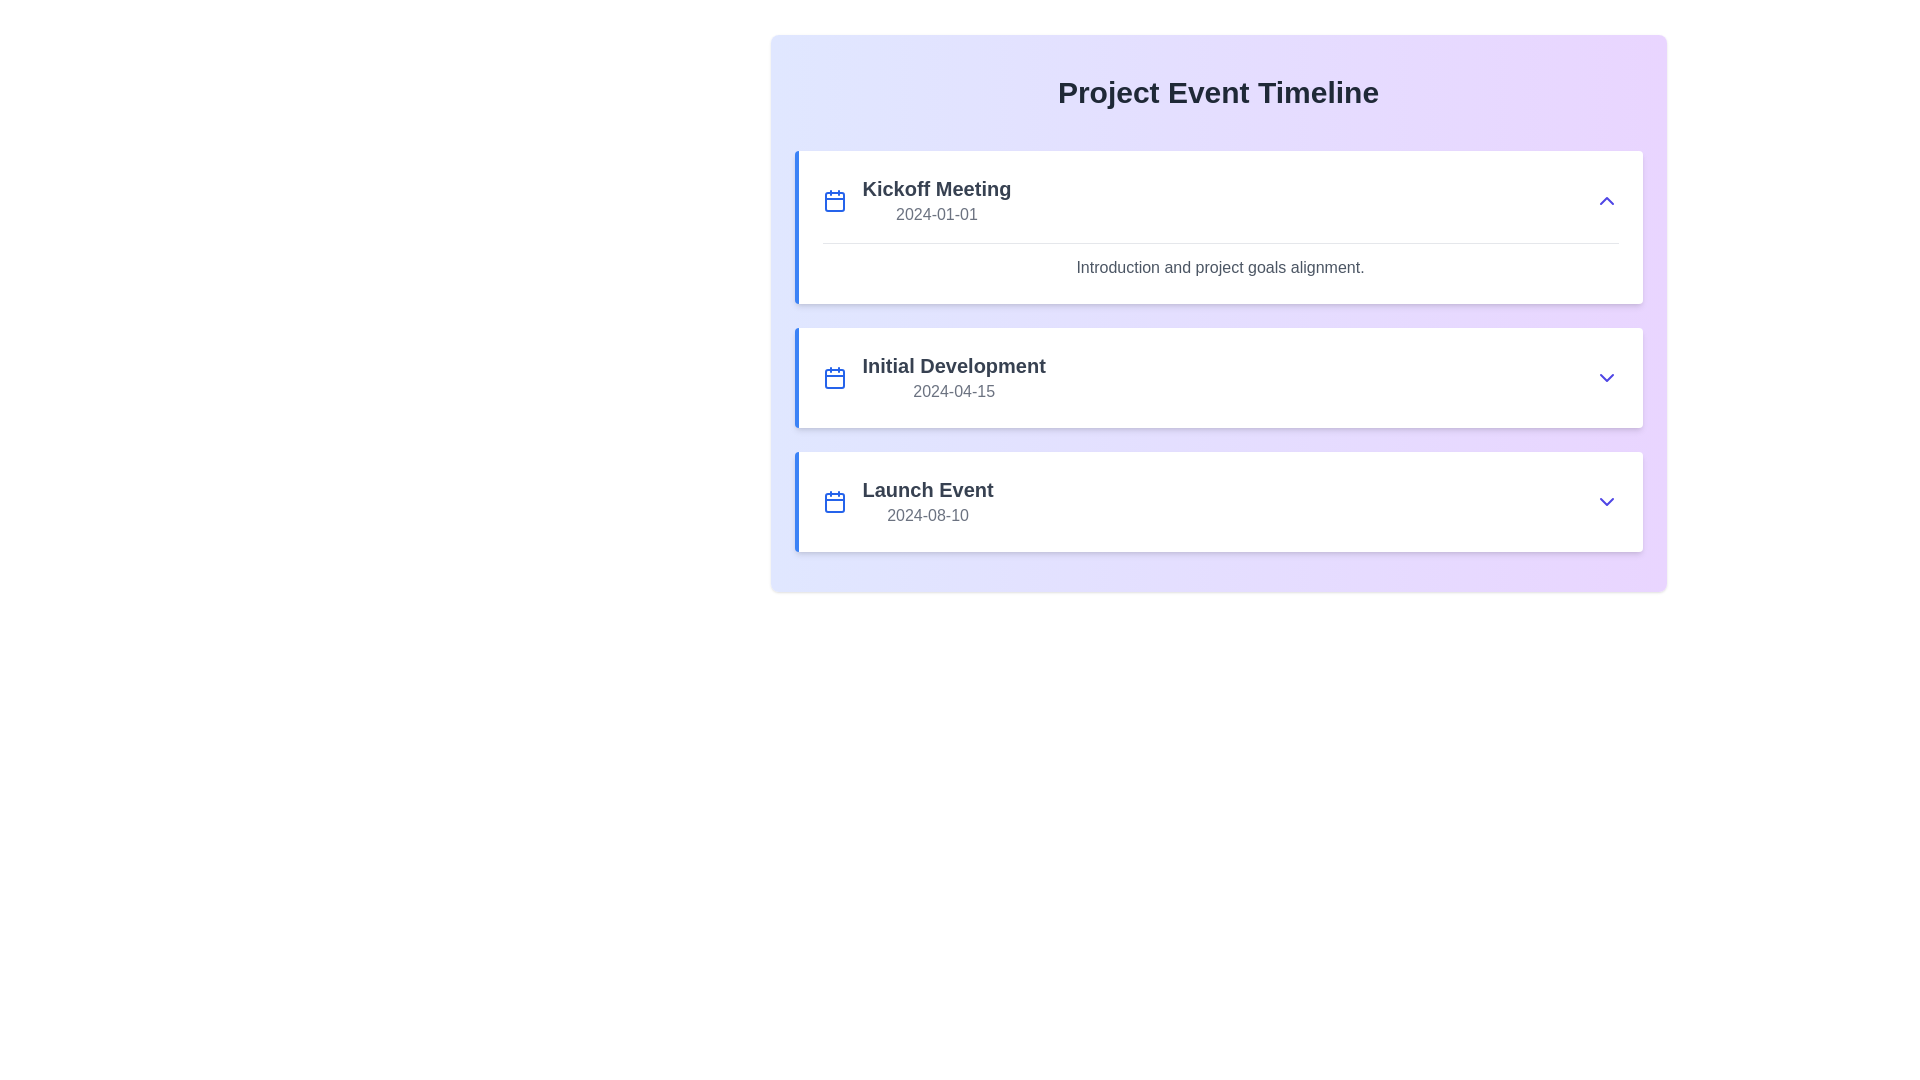 This screenshot has width=1920, height=1080. What do you see at coordinates (1219, 500) in the screenshot?
I see `the dropdown arrow on the third event information card in the Project Event Timeline` at bounding box center [1219, 500].